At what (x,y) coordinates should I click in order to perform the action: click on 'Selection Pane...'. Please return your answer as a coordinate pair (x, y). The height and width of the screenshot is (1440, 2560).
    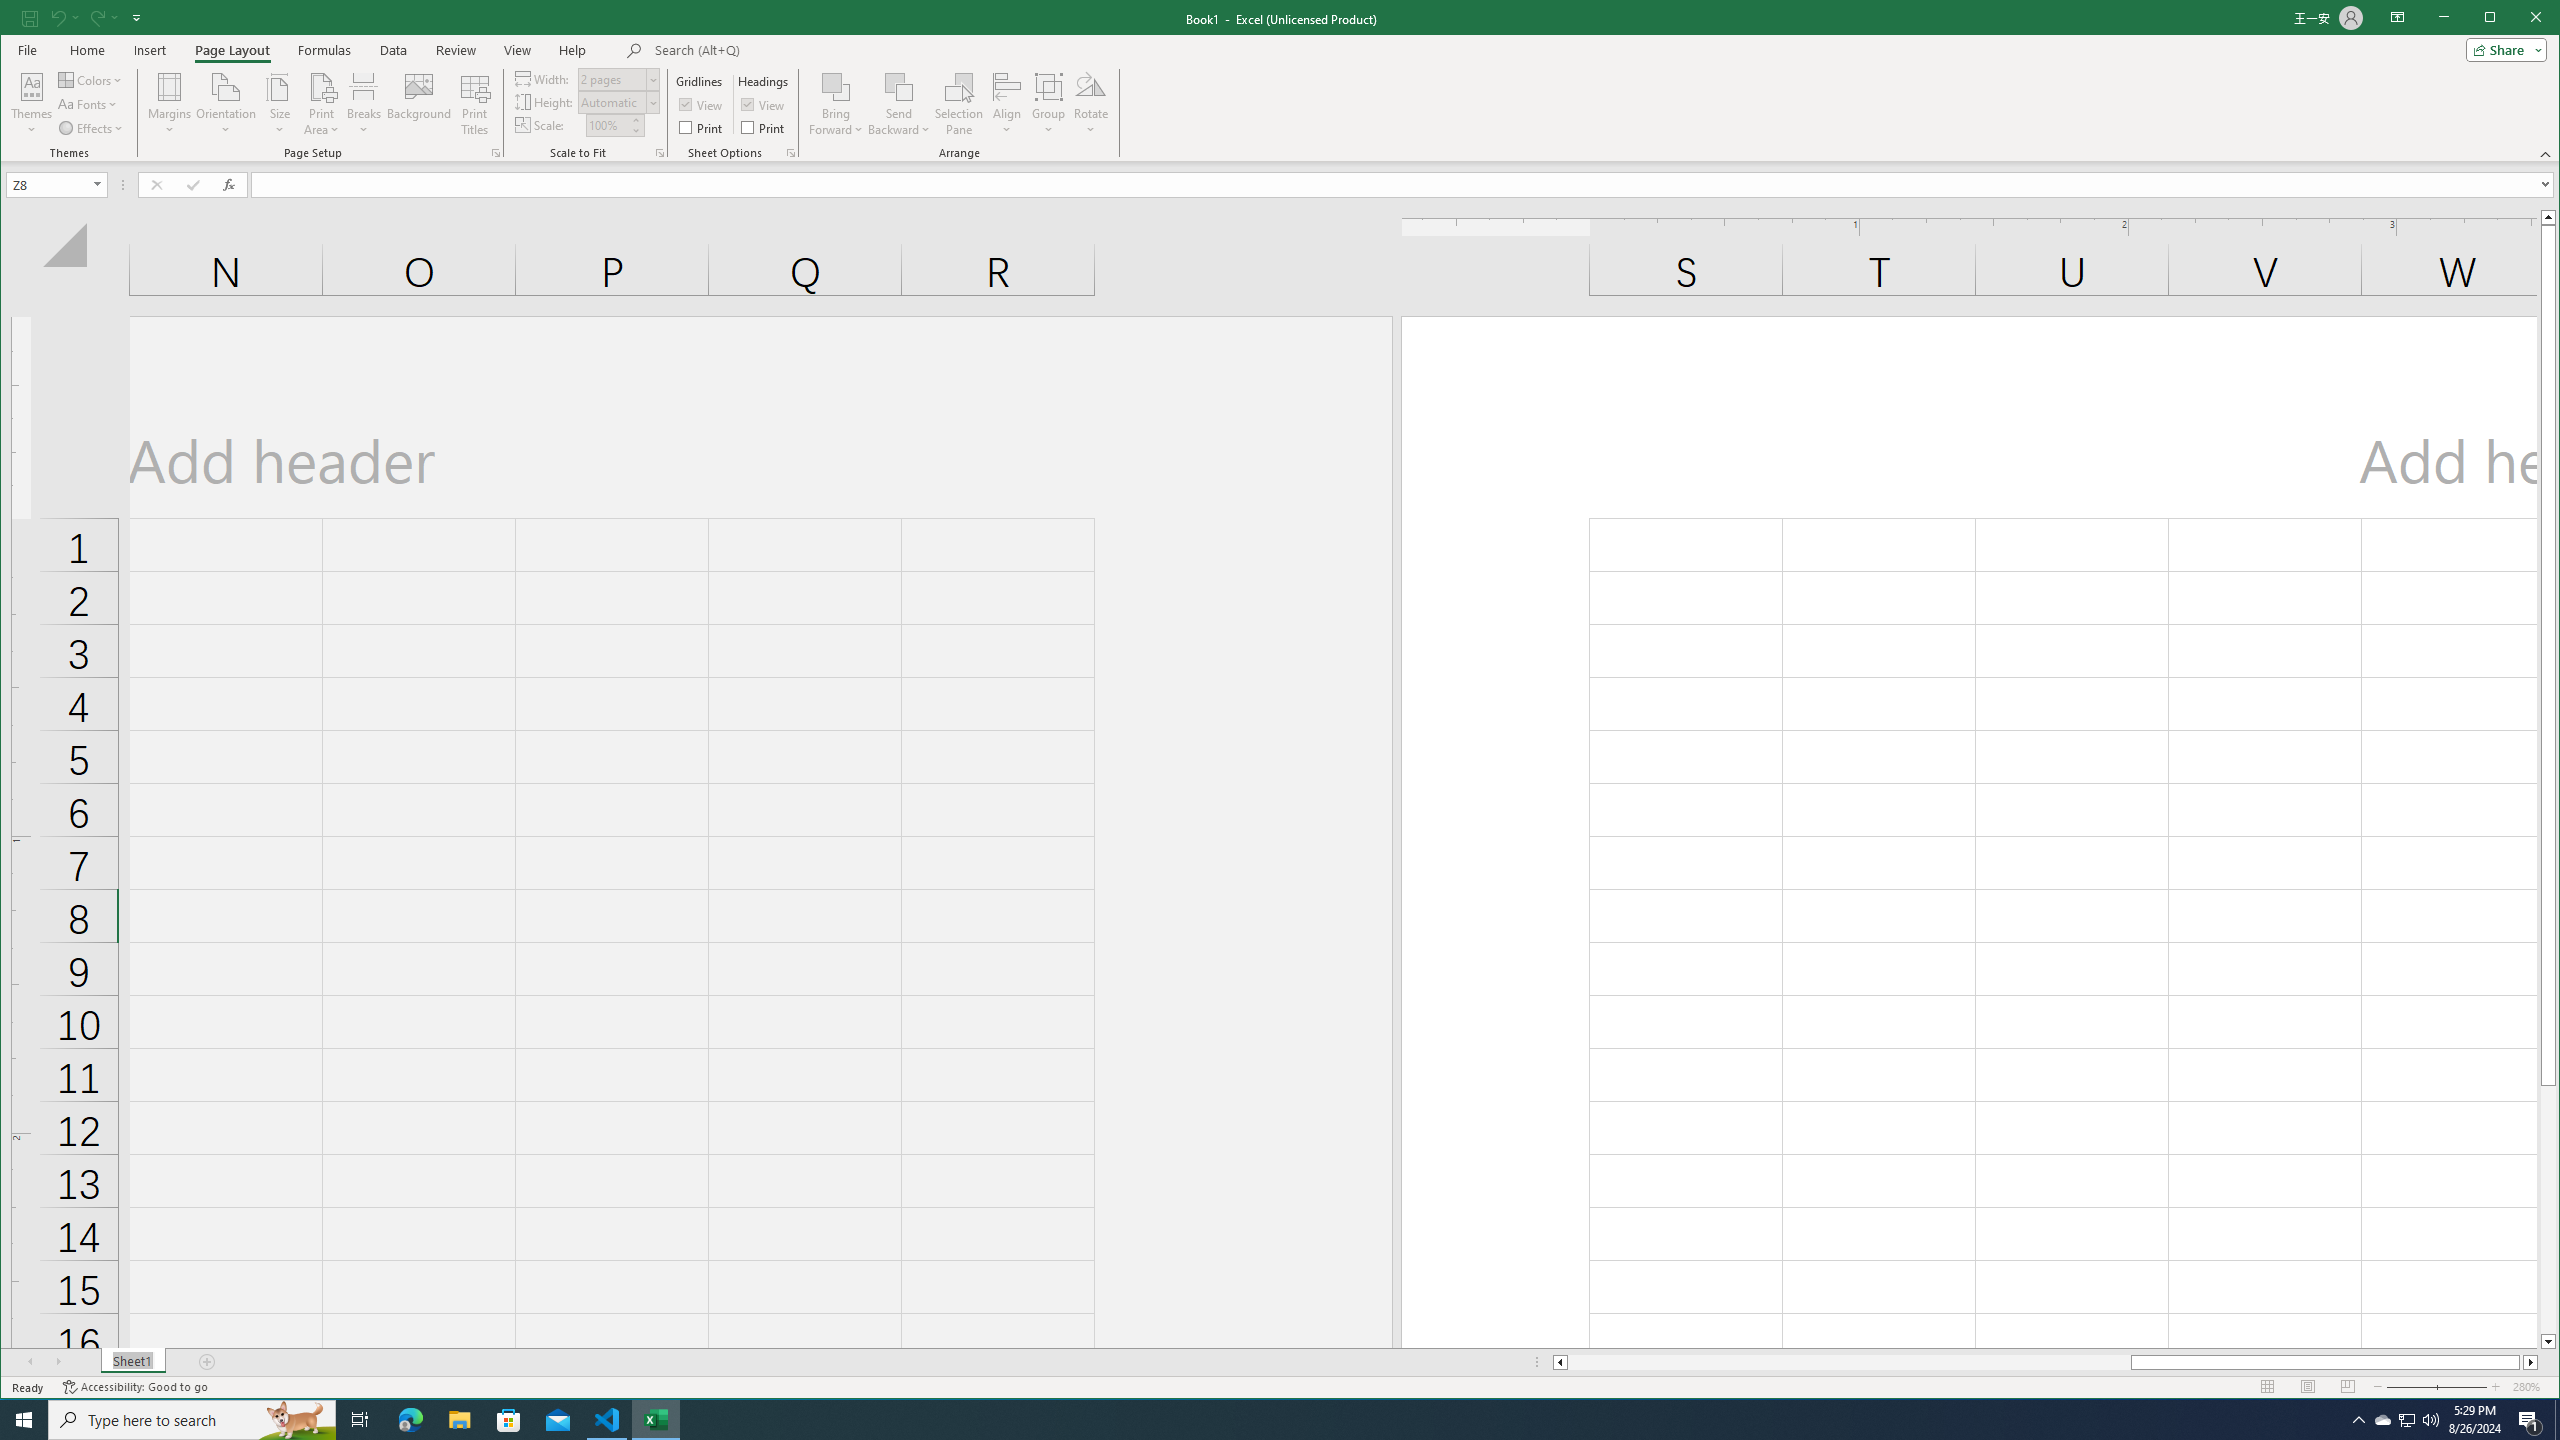
    Looking at the image, I should click on (957, 103).